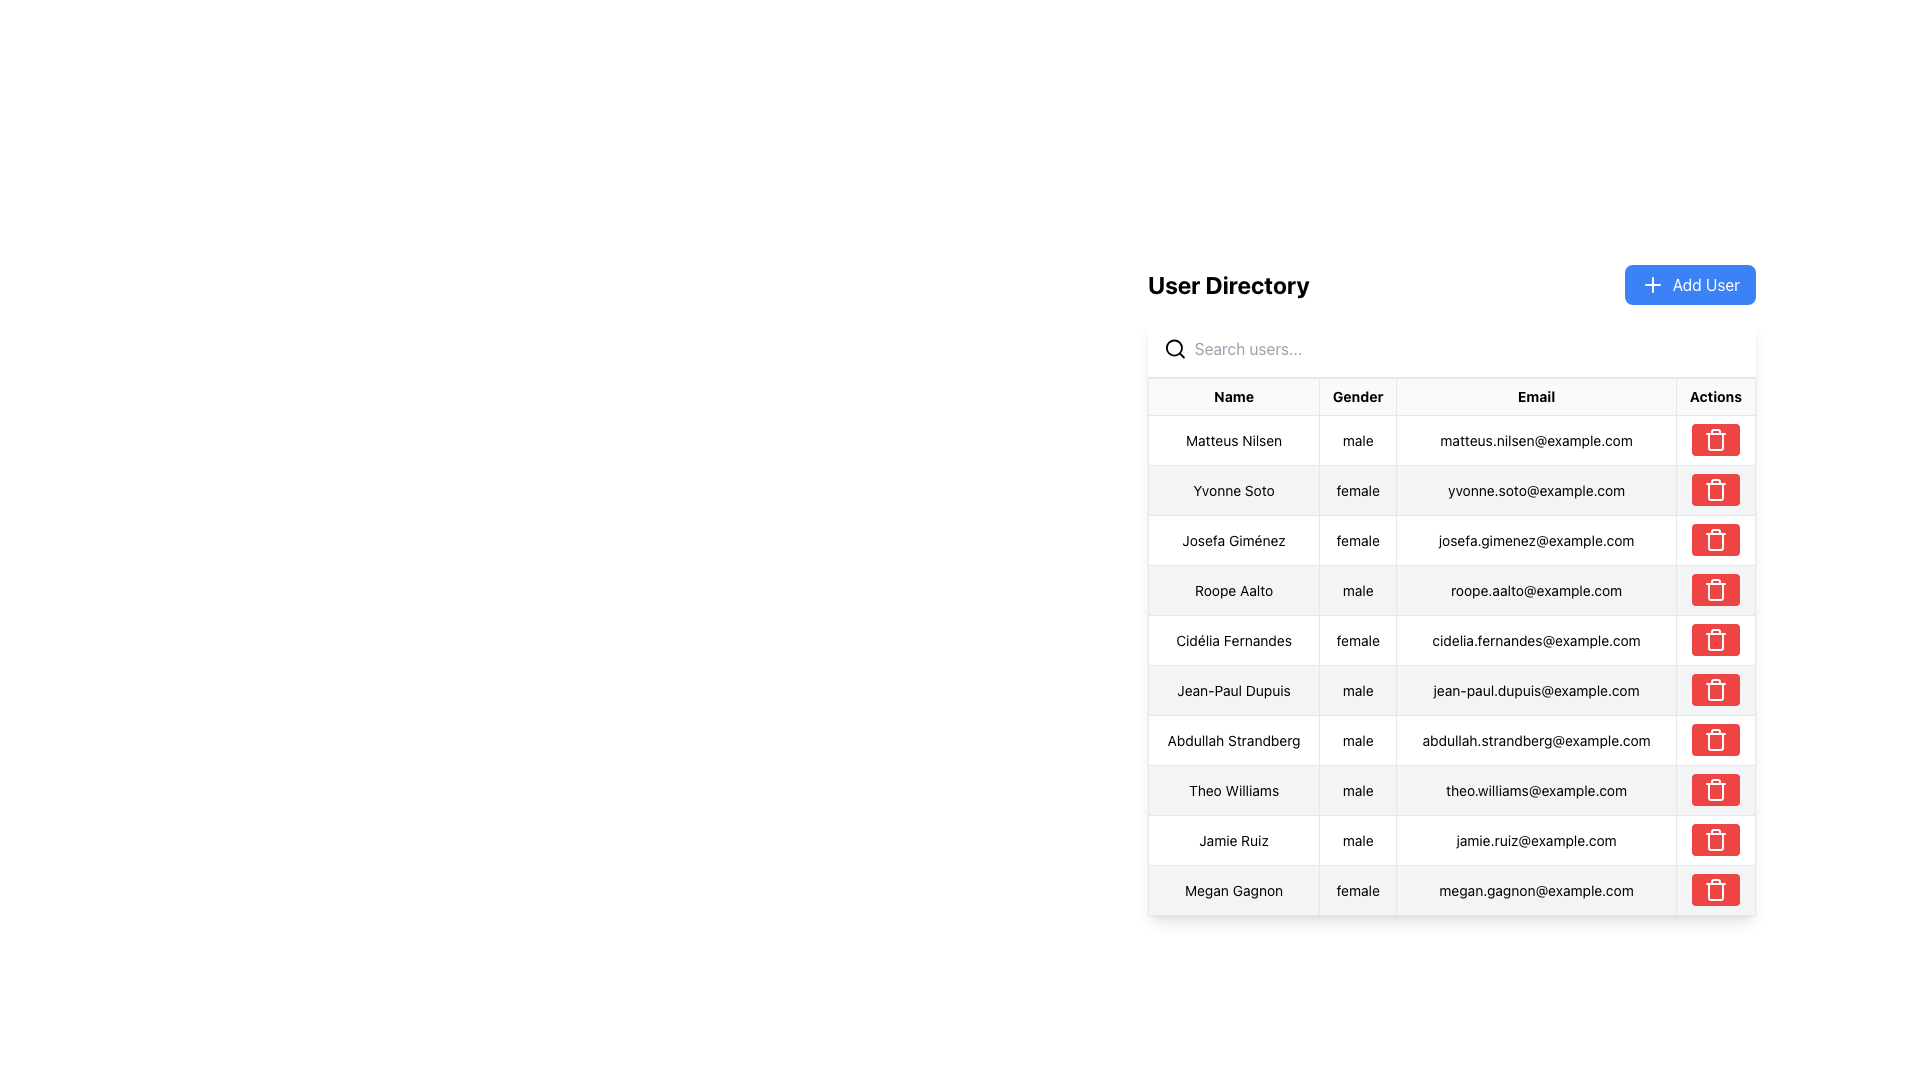 The width and height of the screenshot is (1920, 1080). Describe the element at coordinates (1714, 789) in the screenshot. I see `the red rectangular button with a trash-can icon` at that location.